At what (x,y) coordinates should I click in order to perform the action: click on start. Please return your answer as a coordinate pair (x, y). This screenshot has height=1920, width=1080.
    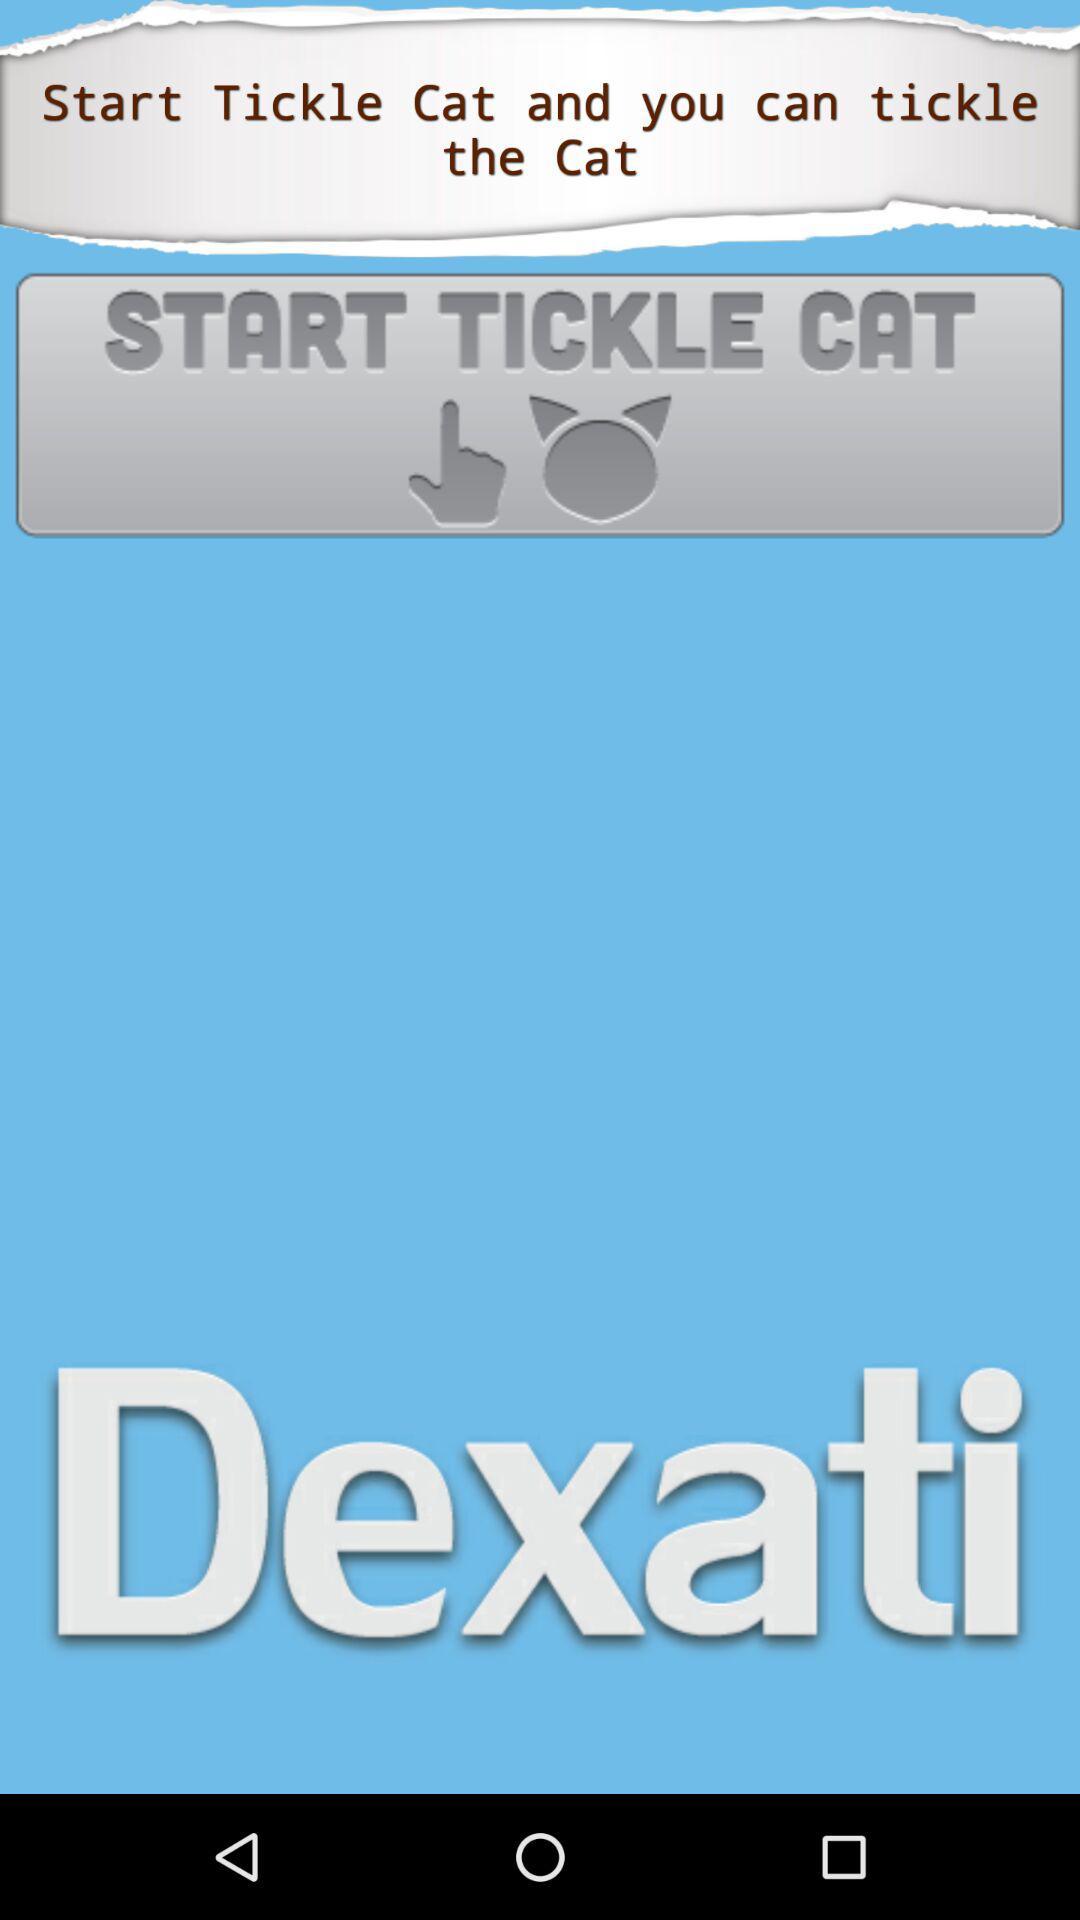
    Looking at the image, I should click on (540, 403).